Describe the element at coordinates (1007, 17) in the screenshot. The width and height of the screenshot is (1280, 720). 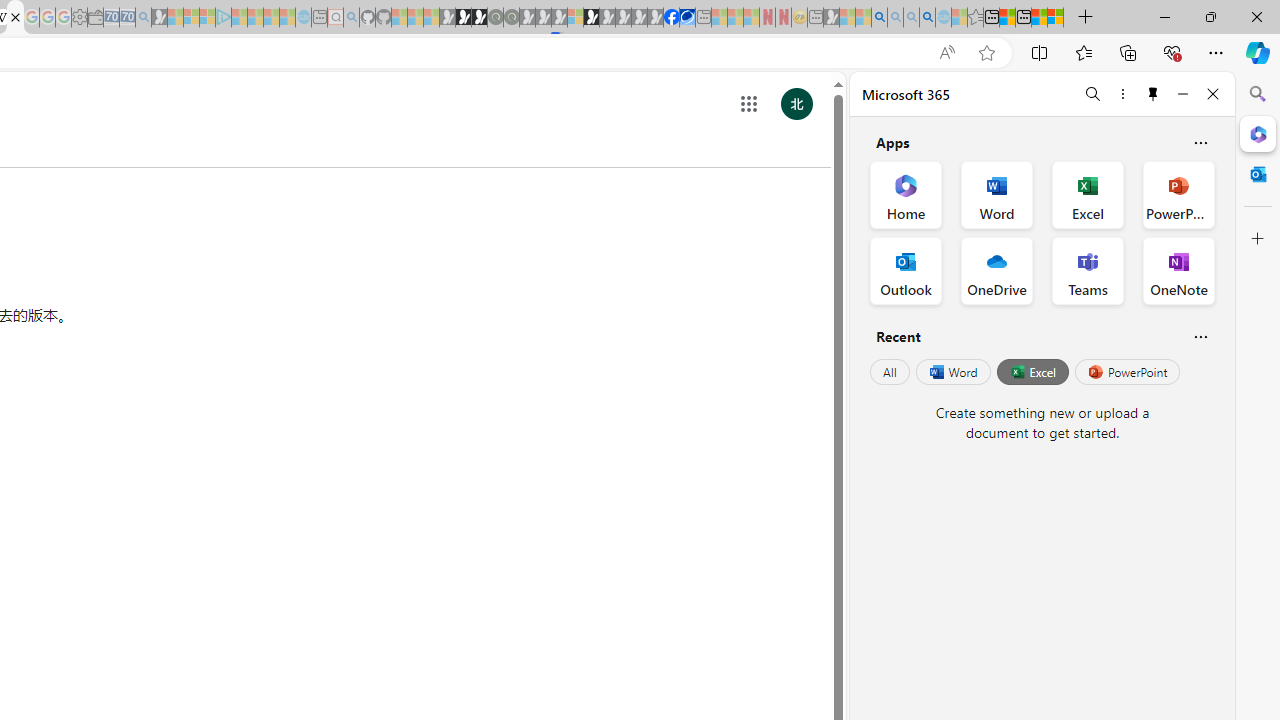
I see `'Aberdeen, Hong Kong SAR weather forecast | Microsoft Weather'` at that location.